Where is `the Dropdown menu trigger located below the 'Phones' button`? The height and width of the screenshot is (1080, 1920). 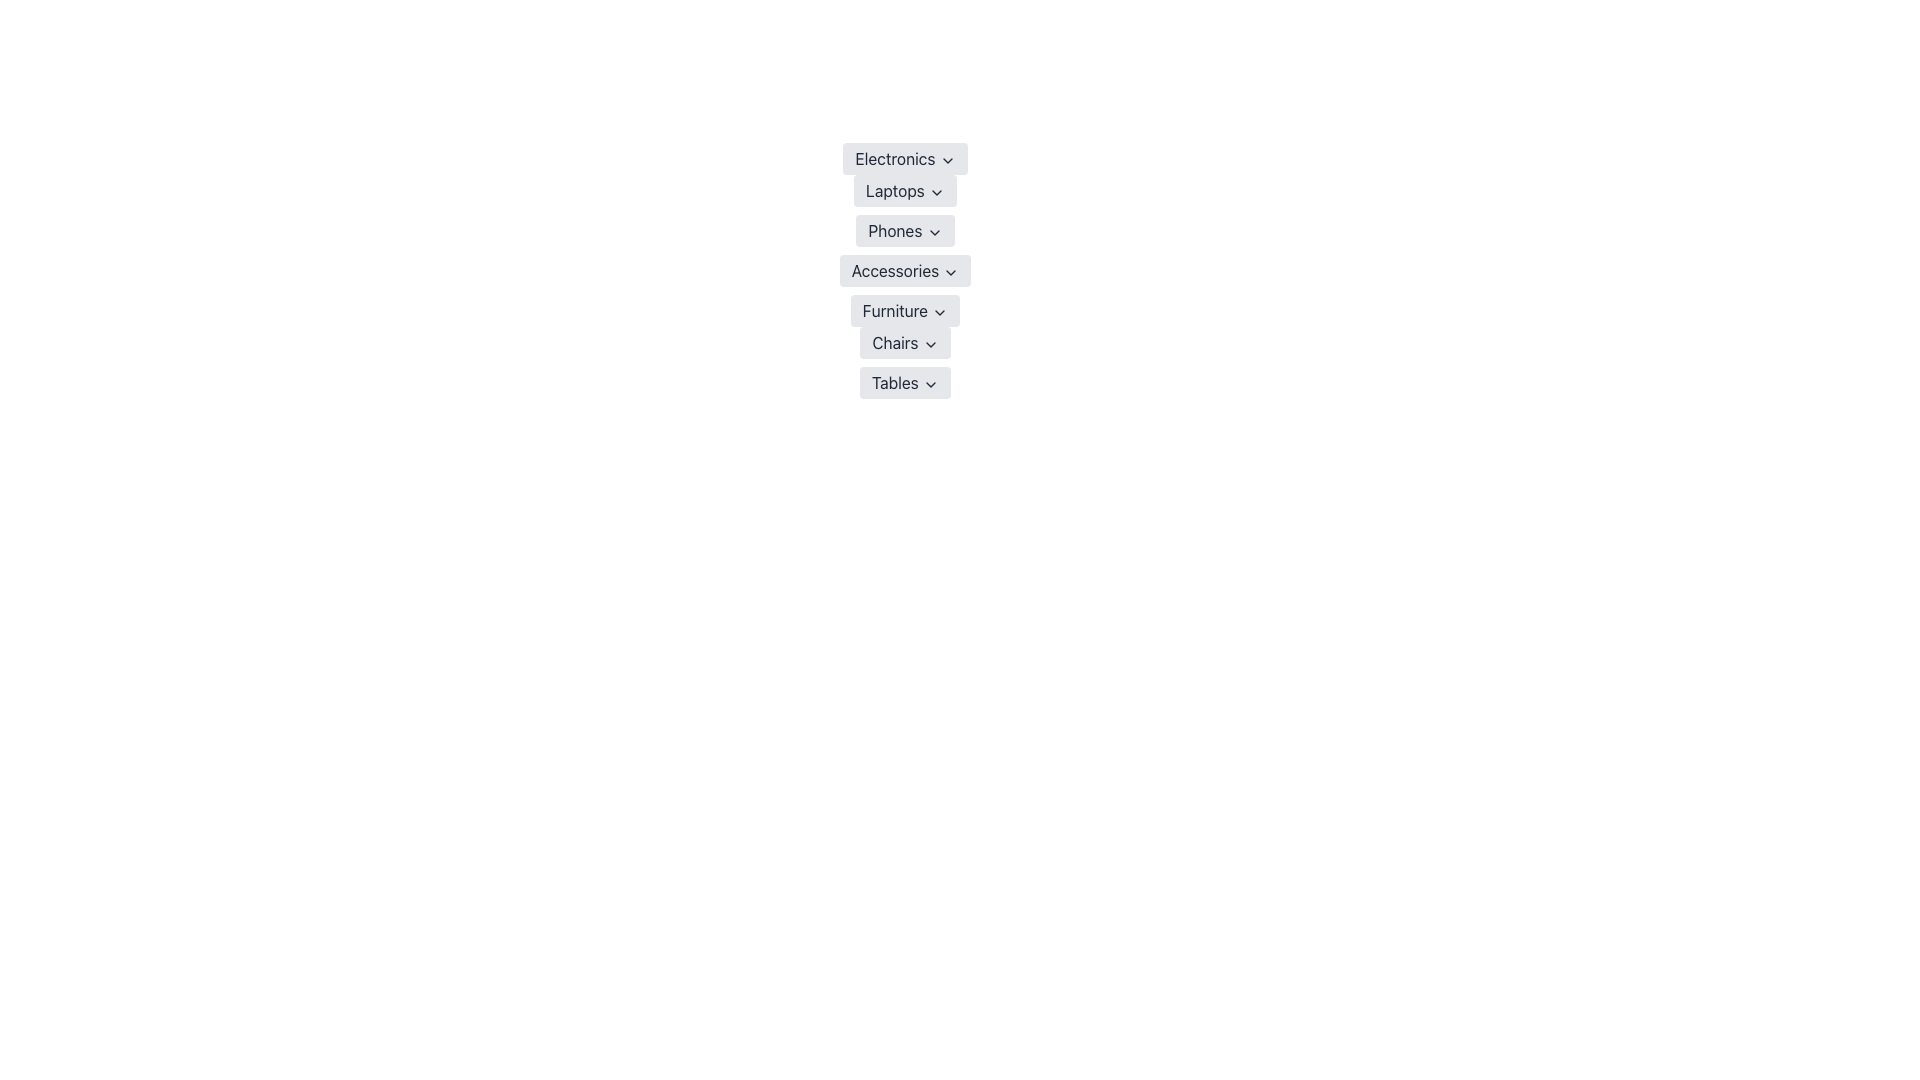 the Dropdown menu trigger located below the 'Phones' button is located at coordinates (904, 270).